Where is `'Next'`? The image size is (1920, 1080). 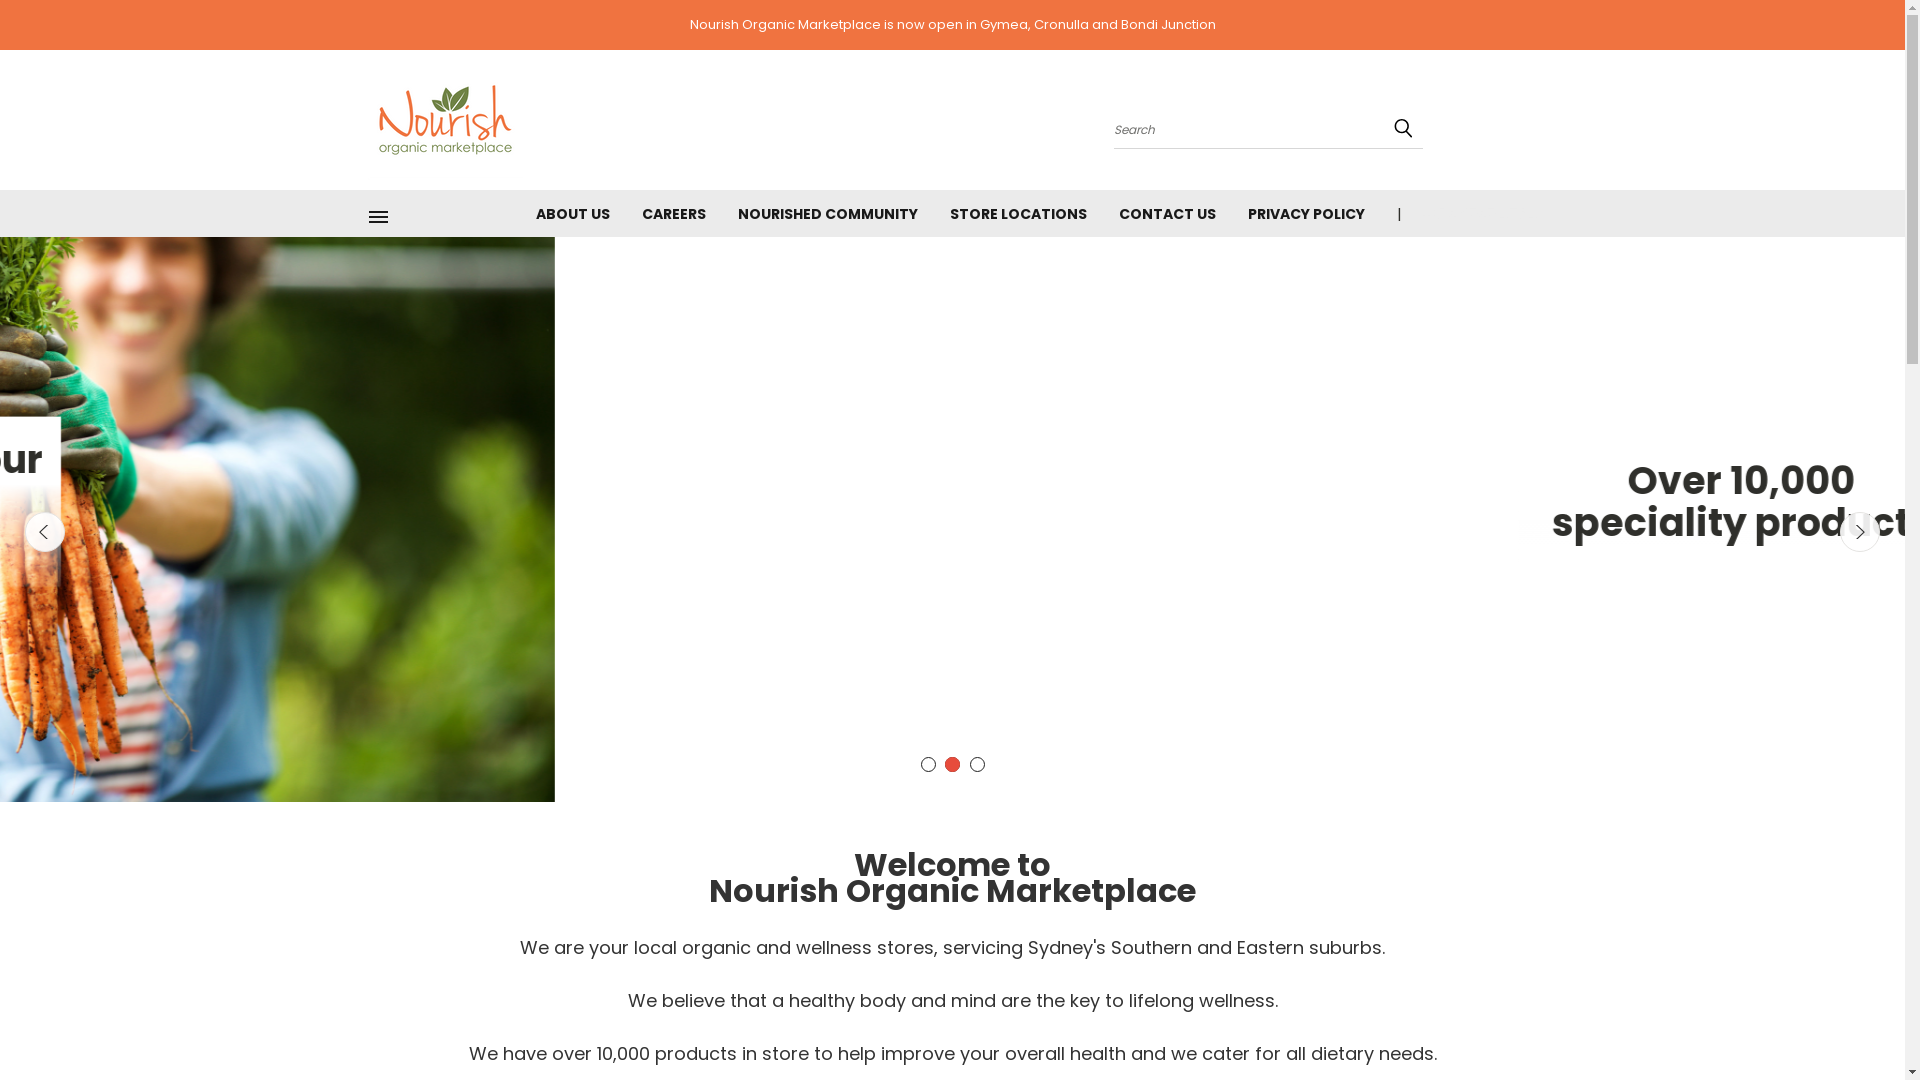 'Next' is located at coordinates (1839, 531).